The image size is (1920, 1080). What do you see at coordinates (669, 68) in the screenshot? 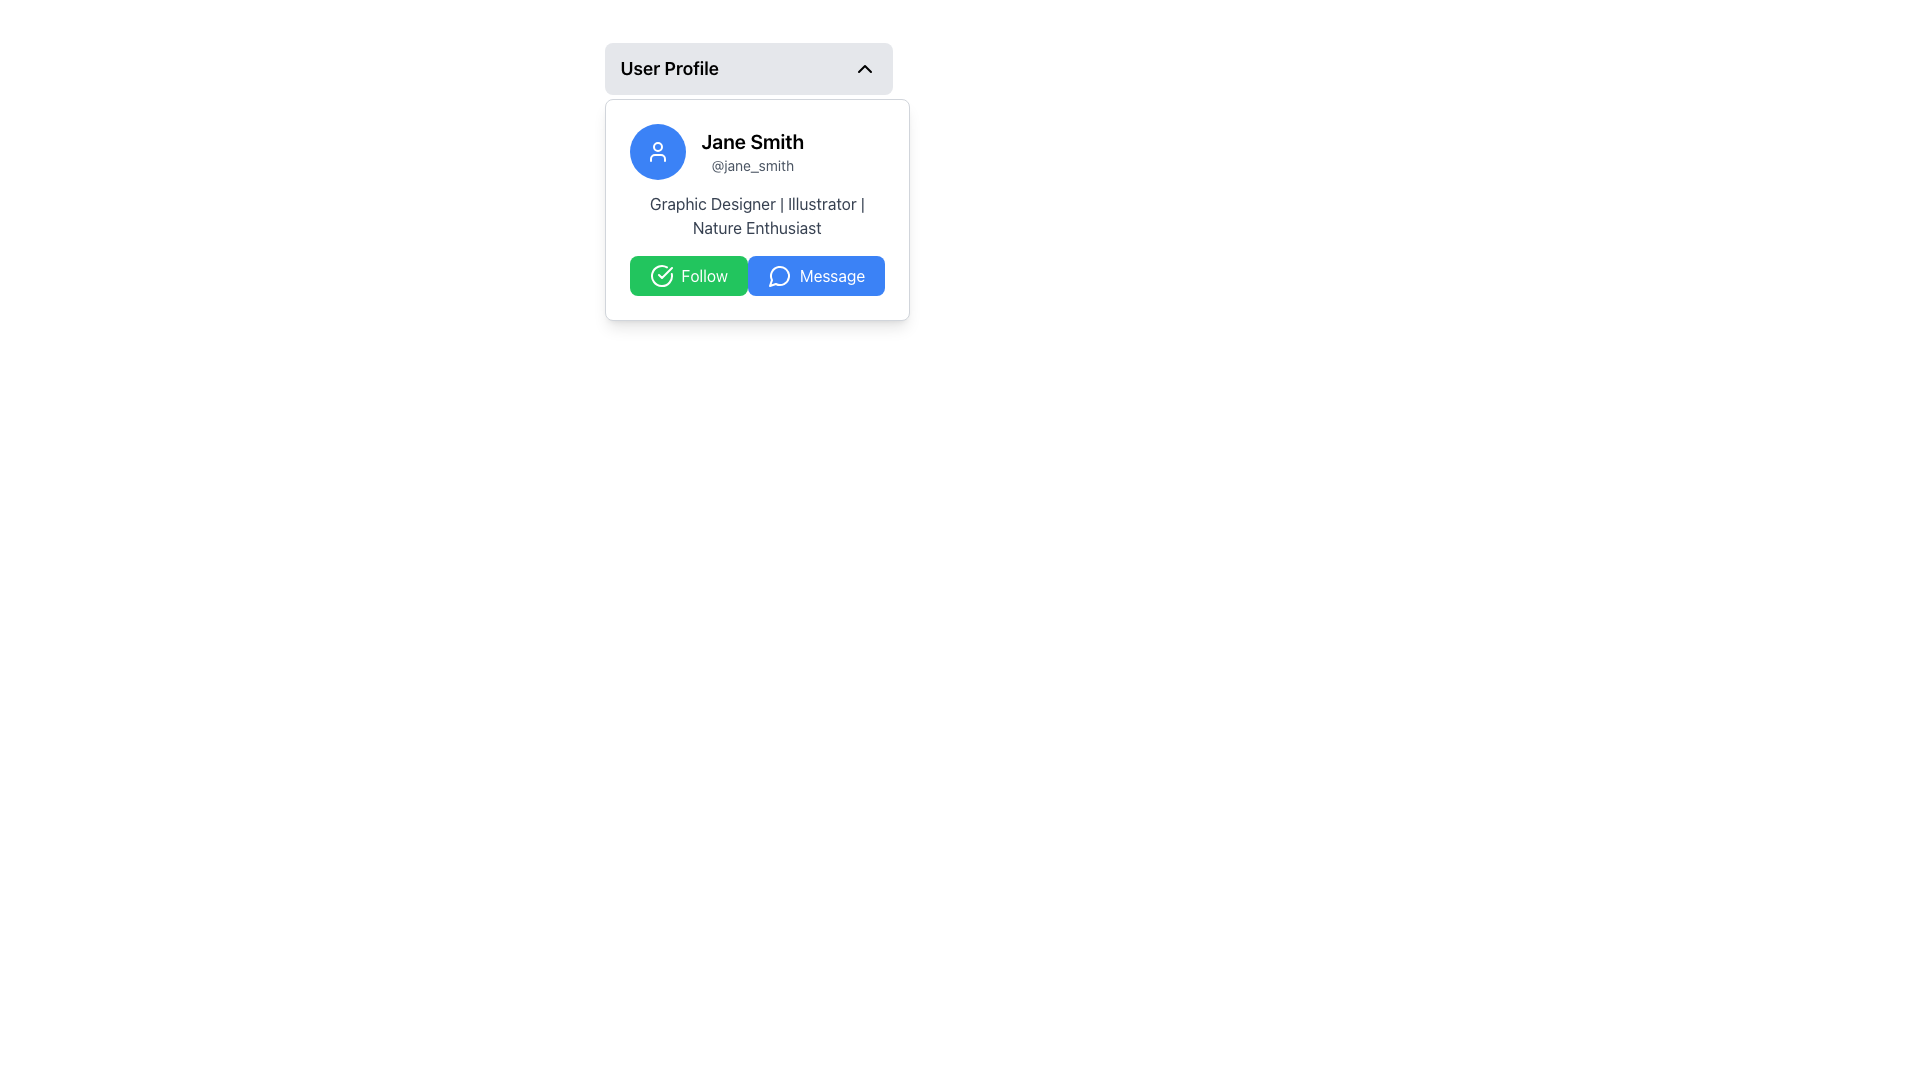
I see `the content of the 'User Profile' text label located in the header section of the dropdown menu, positioned at the top-left before the dropdown arrow icon` at bounding box center [669, 68].